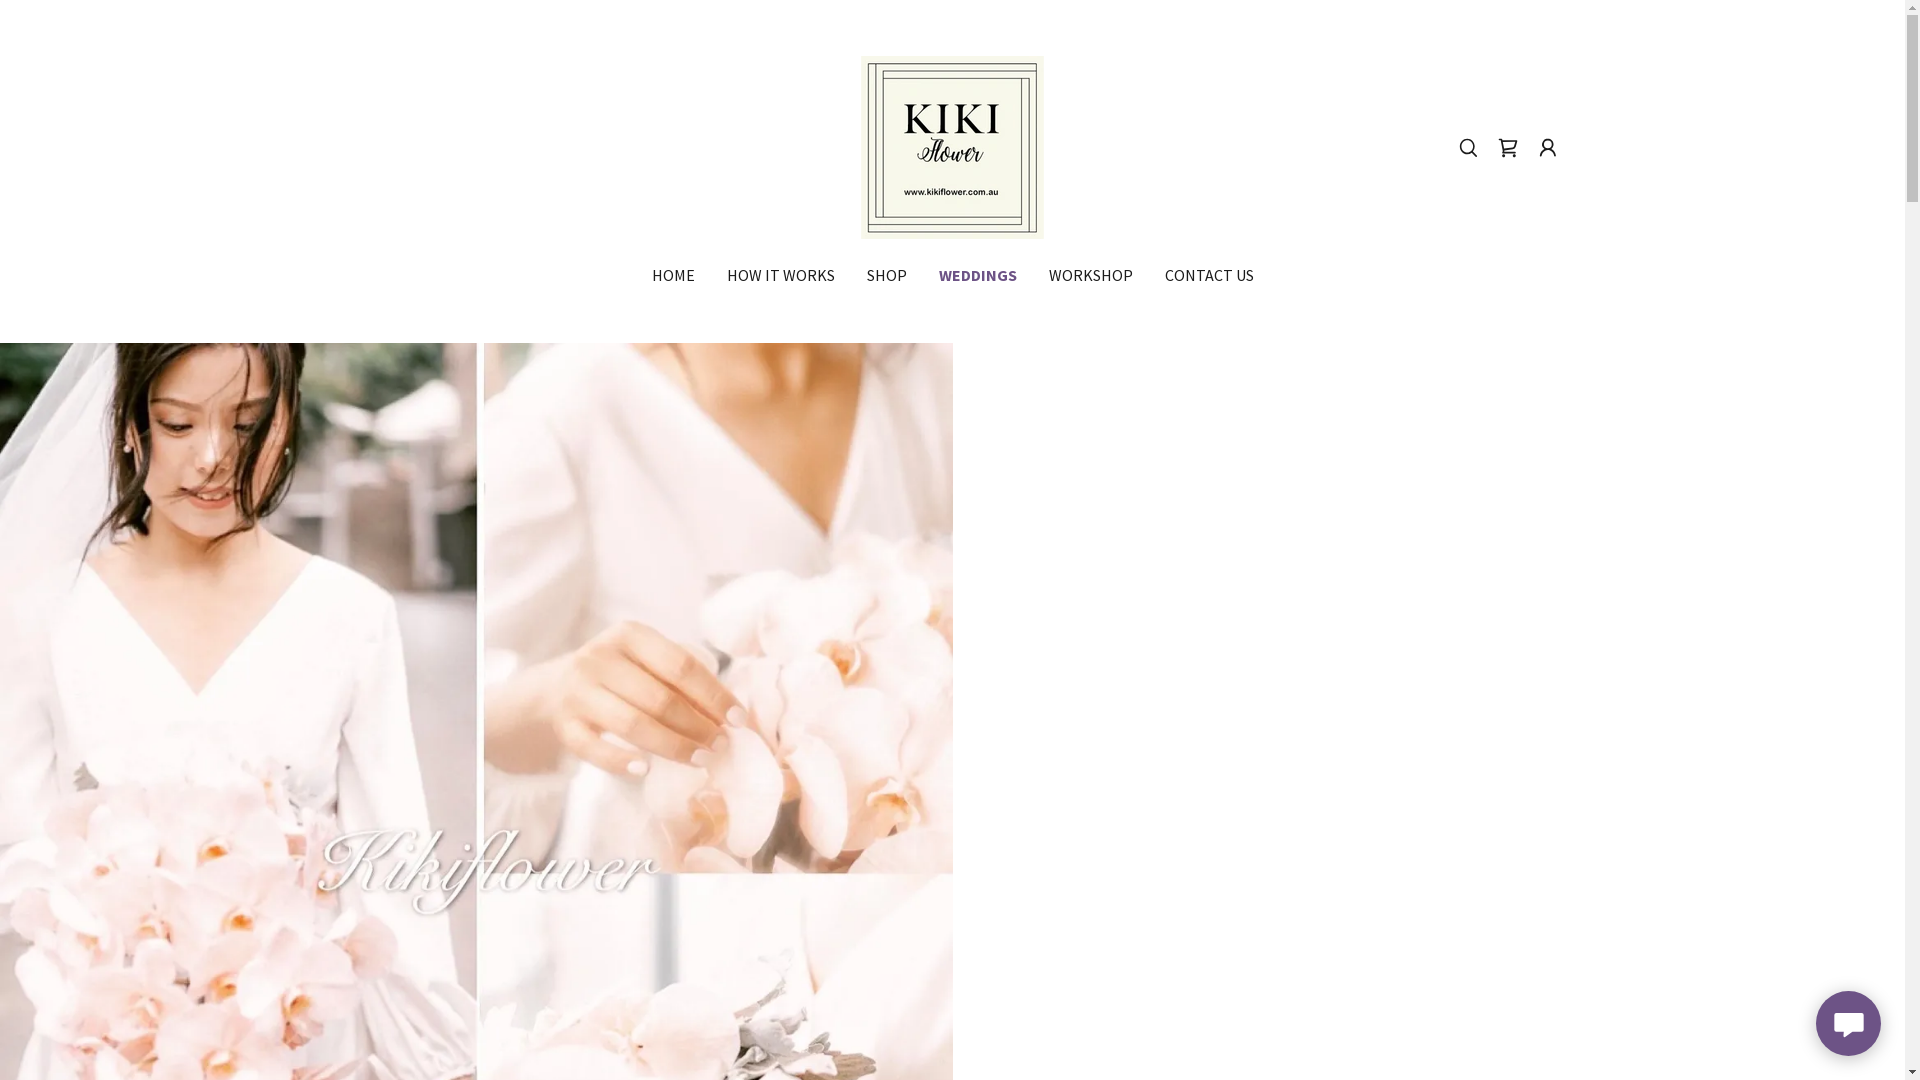 This screenshot has height=1080, width=1920. What do you see at coordinates (778, 274) in the screenshot?
I see `'HOW IT WORKS'` at bounding box center [778, 274].